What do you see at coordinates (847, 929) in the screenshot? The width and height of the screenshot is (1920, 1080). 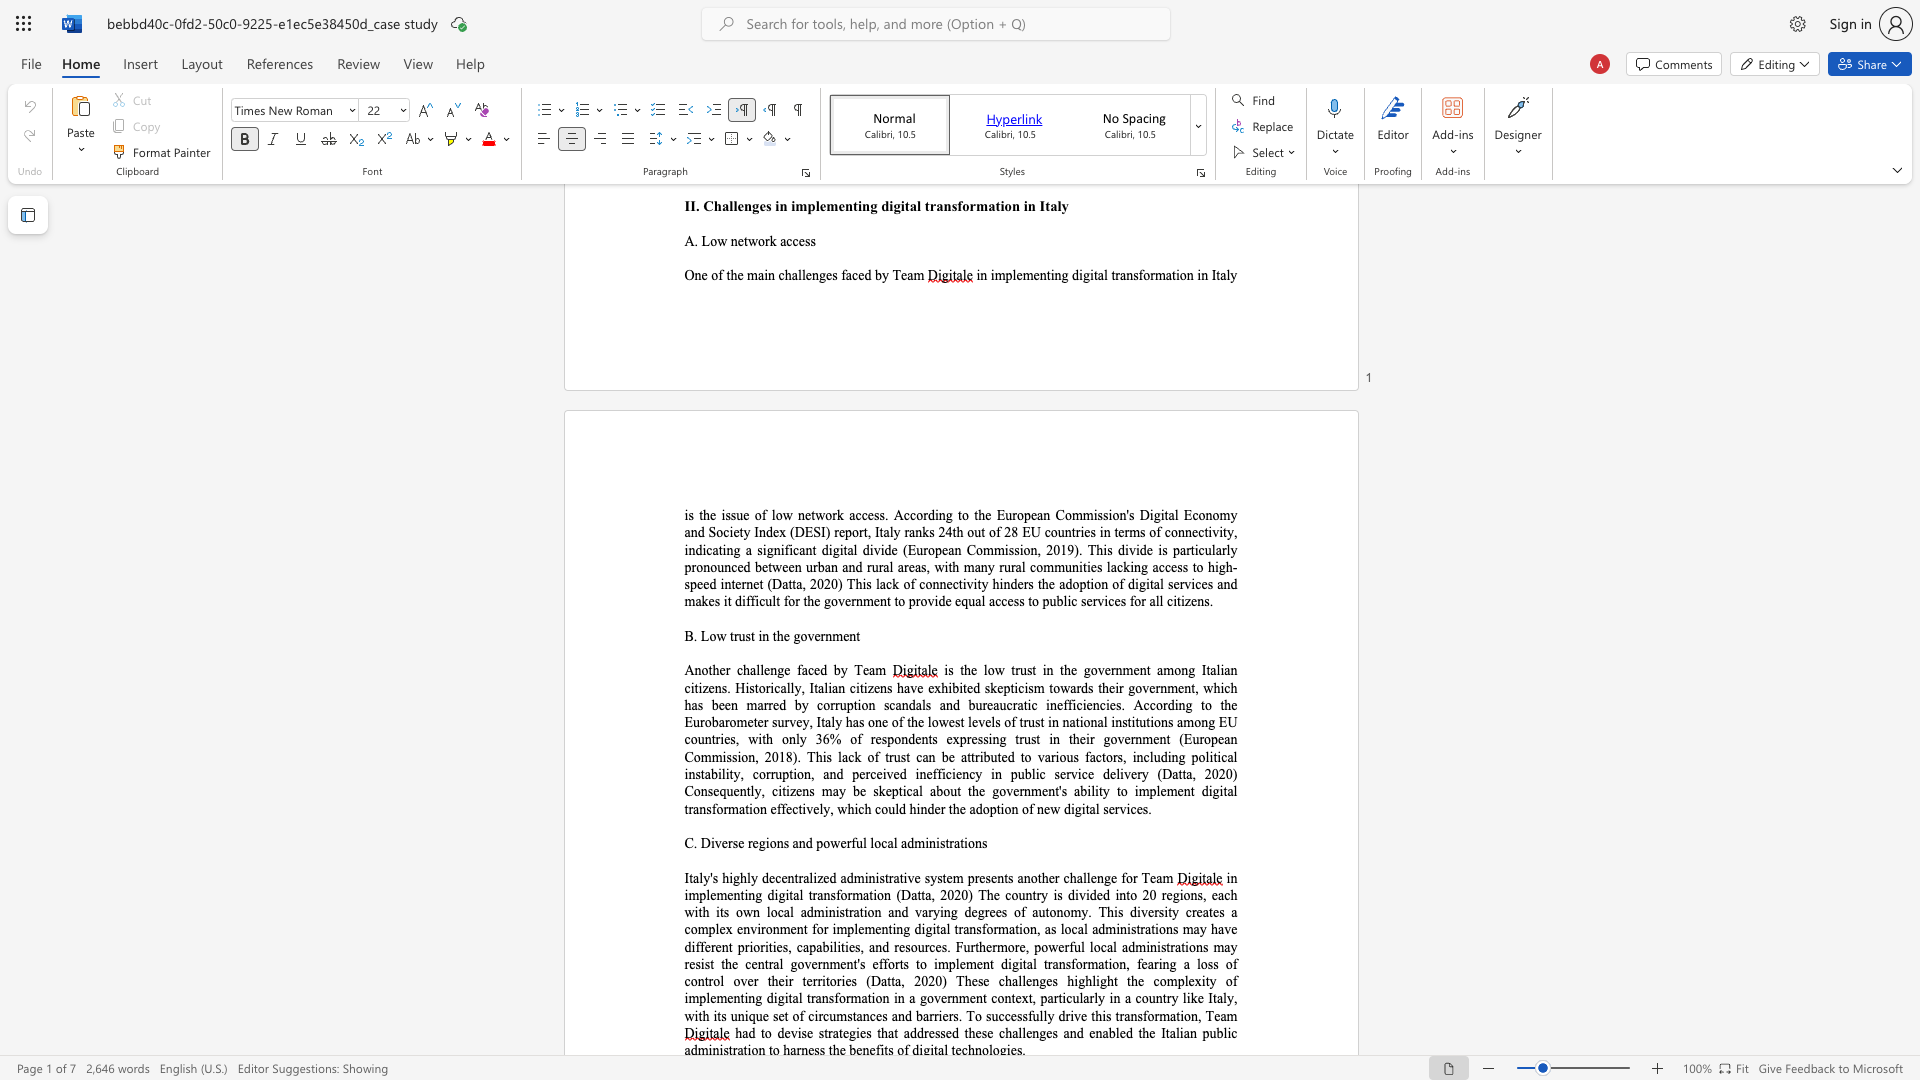 I see `the subset text "plementing digital transformation, as local administratio" within the text "in implementing digital transformation (Datta, 2020) The country is divided into 20 regions, each with its own local administration and varying degrees of autonomy. This diversity creates a complex environment for implementing digital transformation, as local administrations may have different priorities, capabilities, and resources. Furthermore, powerful local administrations may resist the central government"` at bounding box center [847, 929].